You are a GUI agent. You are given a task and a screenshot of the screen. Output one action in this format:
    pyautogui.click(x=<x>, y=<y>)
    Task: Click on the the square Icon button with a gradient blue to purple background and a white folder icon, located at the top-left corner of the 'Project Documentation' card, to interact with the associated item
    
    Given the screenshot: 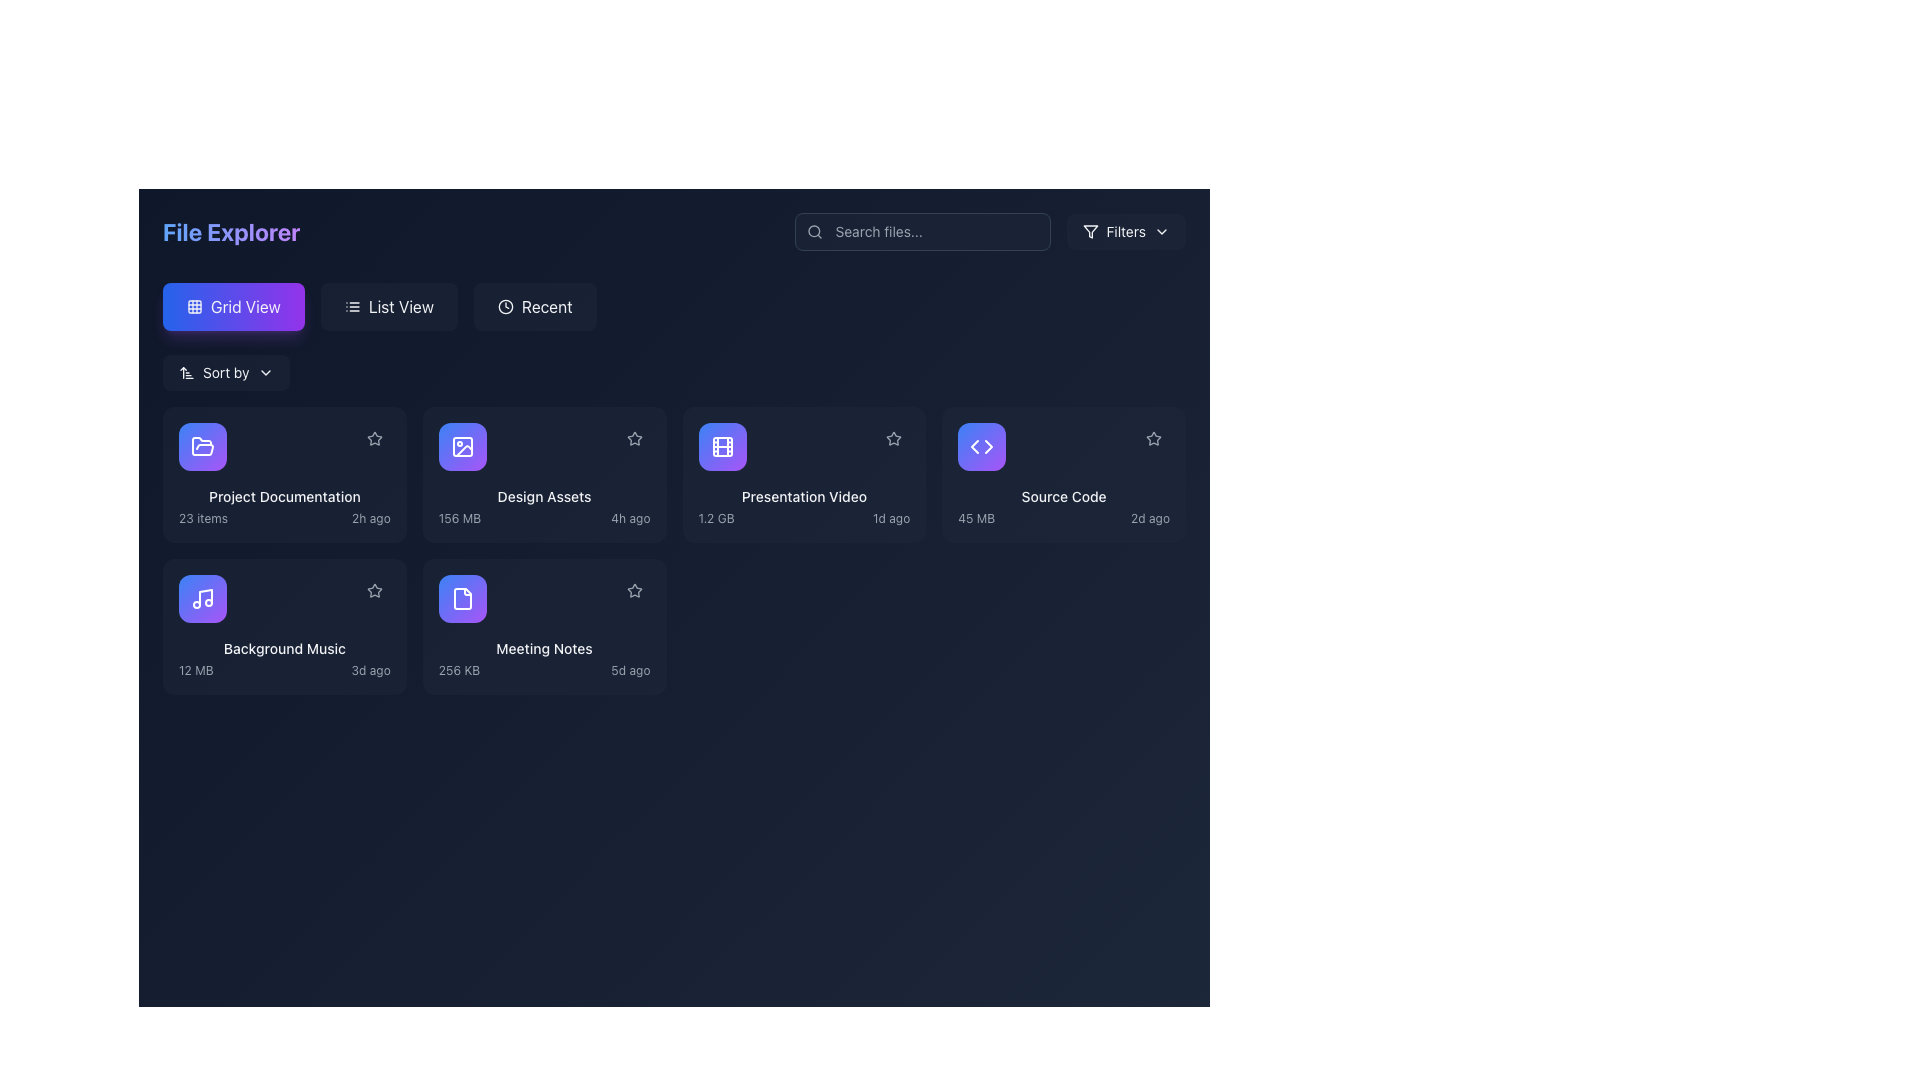 What is the action you would take?
    pyautogui.click(x=202, y=446)
    